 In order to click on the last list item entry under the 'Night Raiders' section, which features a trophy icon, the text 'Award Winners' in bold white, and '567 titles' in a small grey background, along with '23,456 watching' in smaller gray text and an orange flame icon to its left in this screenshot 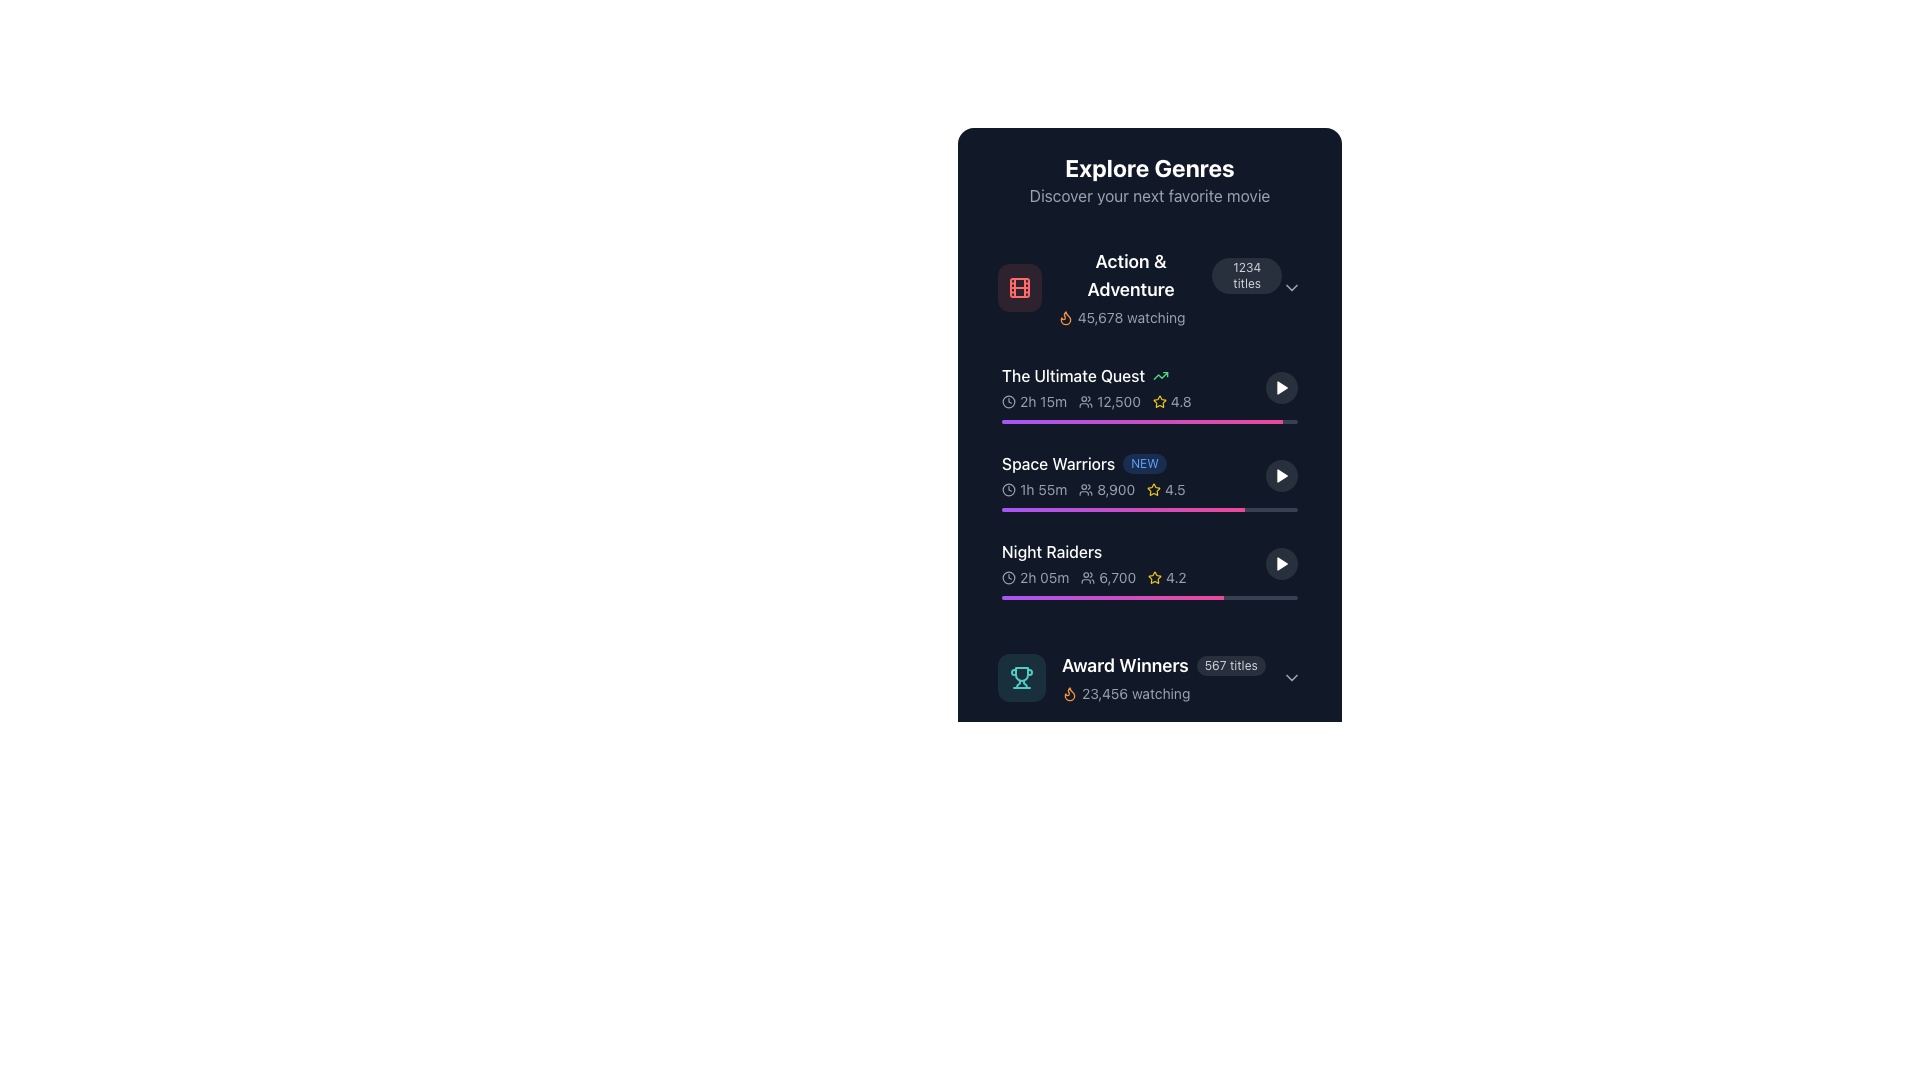, I will do `click(1140, 677)`.